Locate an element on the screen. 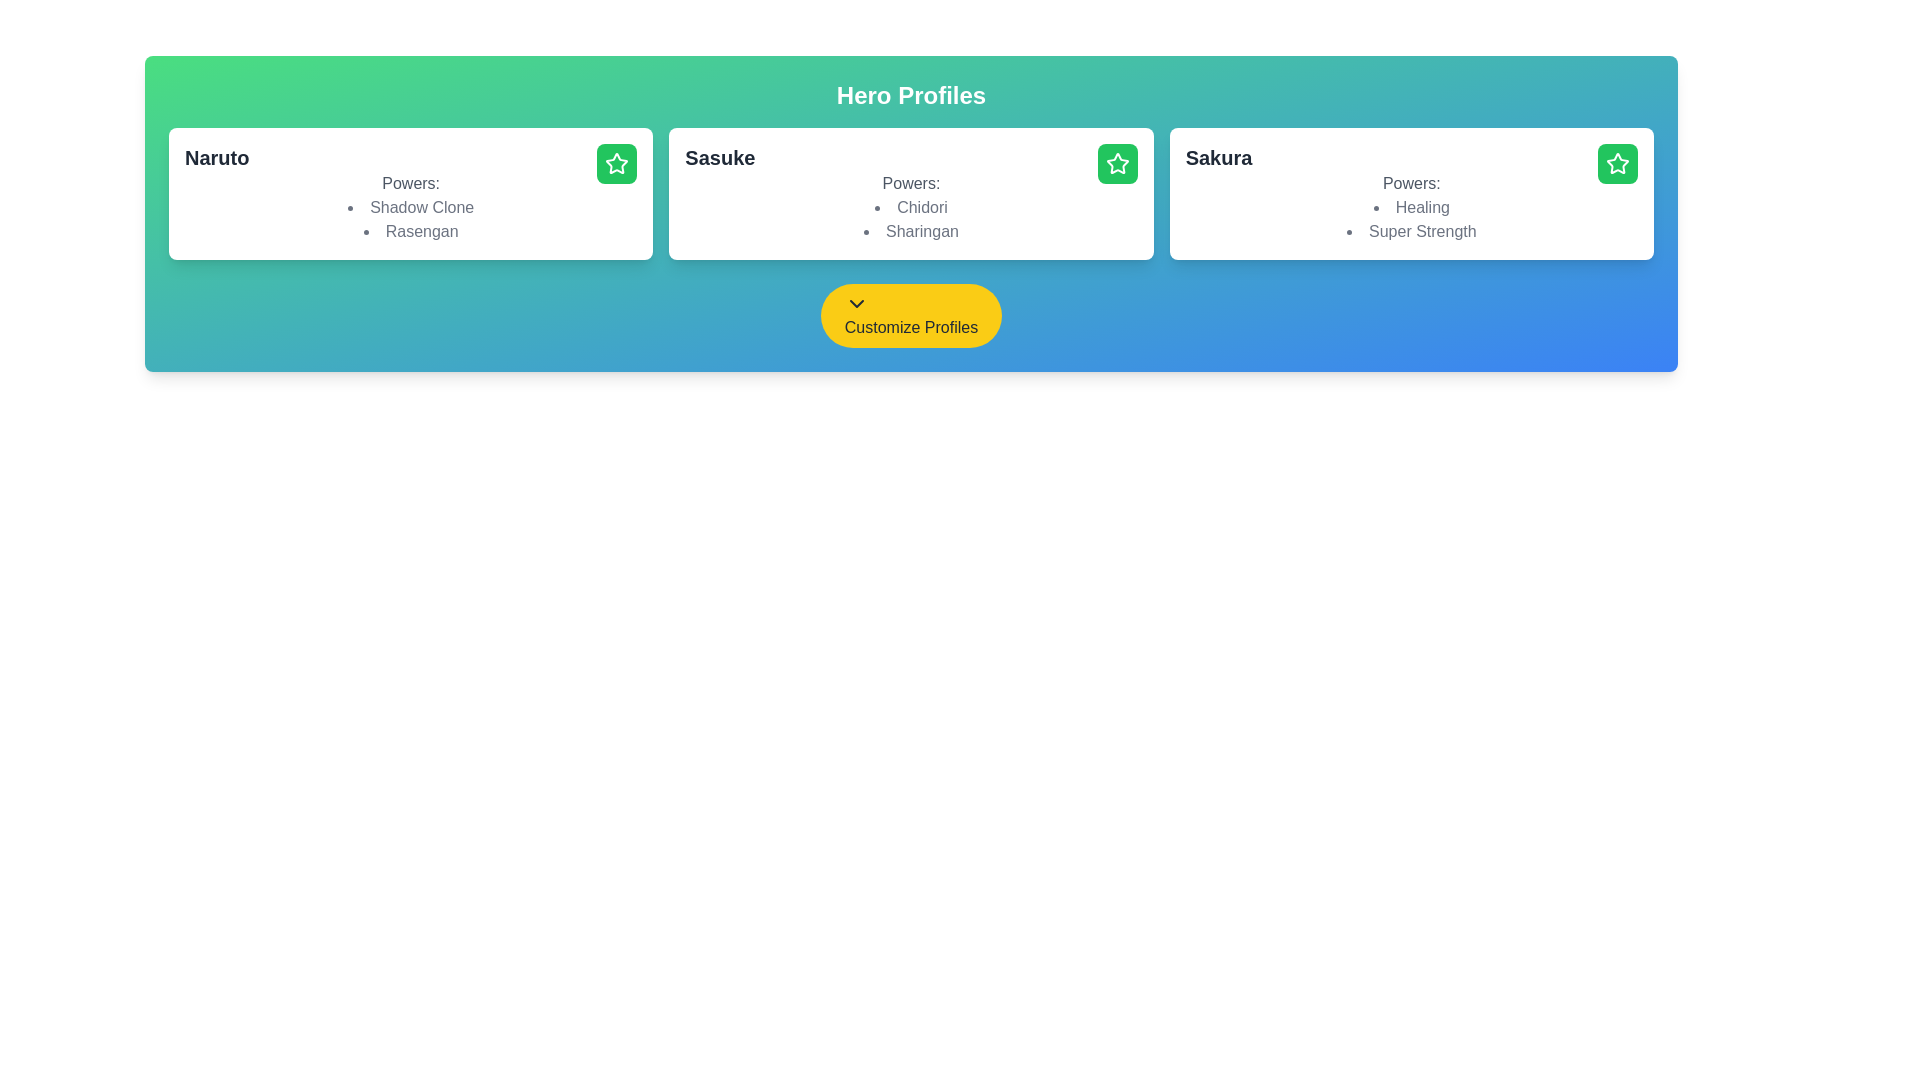  the static text label displaying 'Powers:' which is styled in gray color and located within the white card below the header 'Sasuke' is located at coordinates (910, 184).